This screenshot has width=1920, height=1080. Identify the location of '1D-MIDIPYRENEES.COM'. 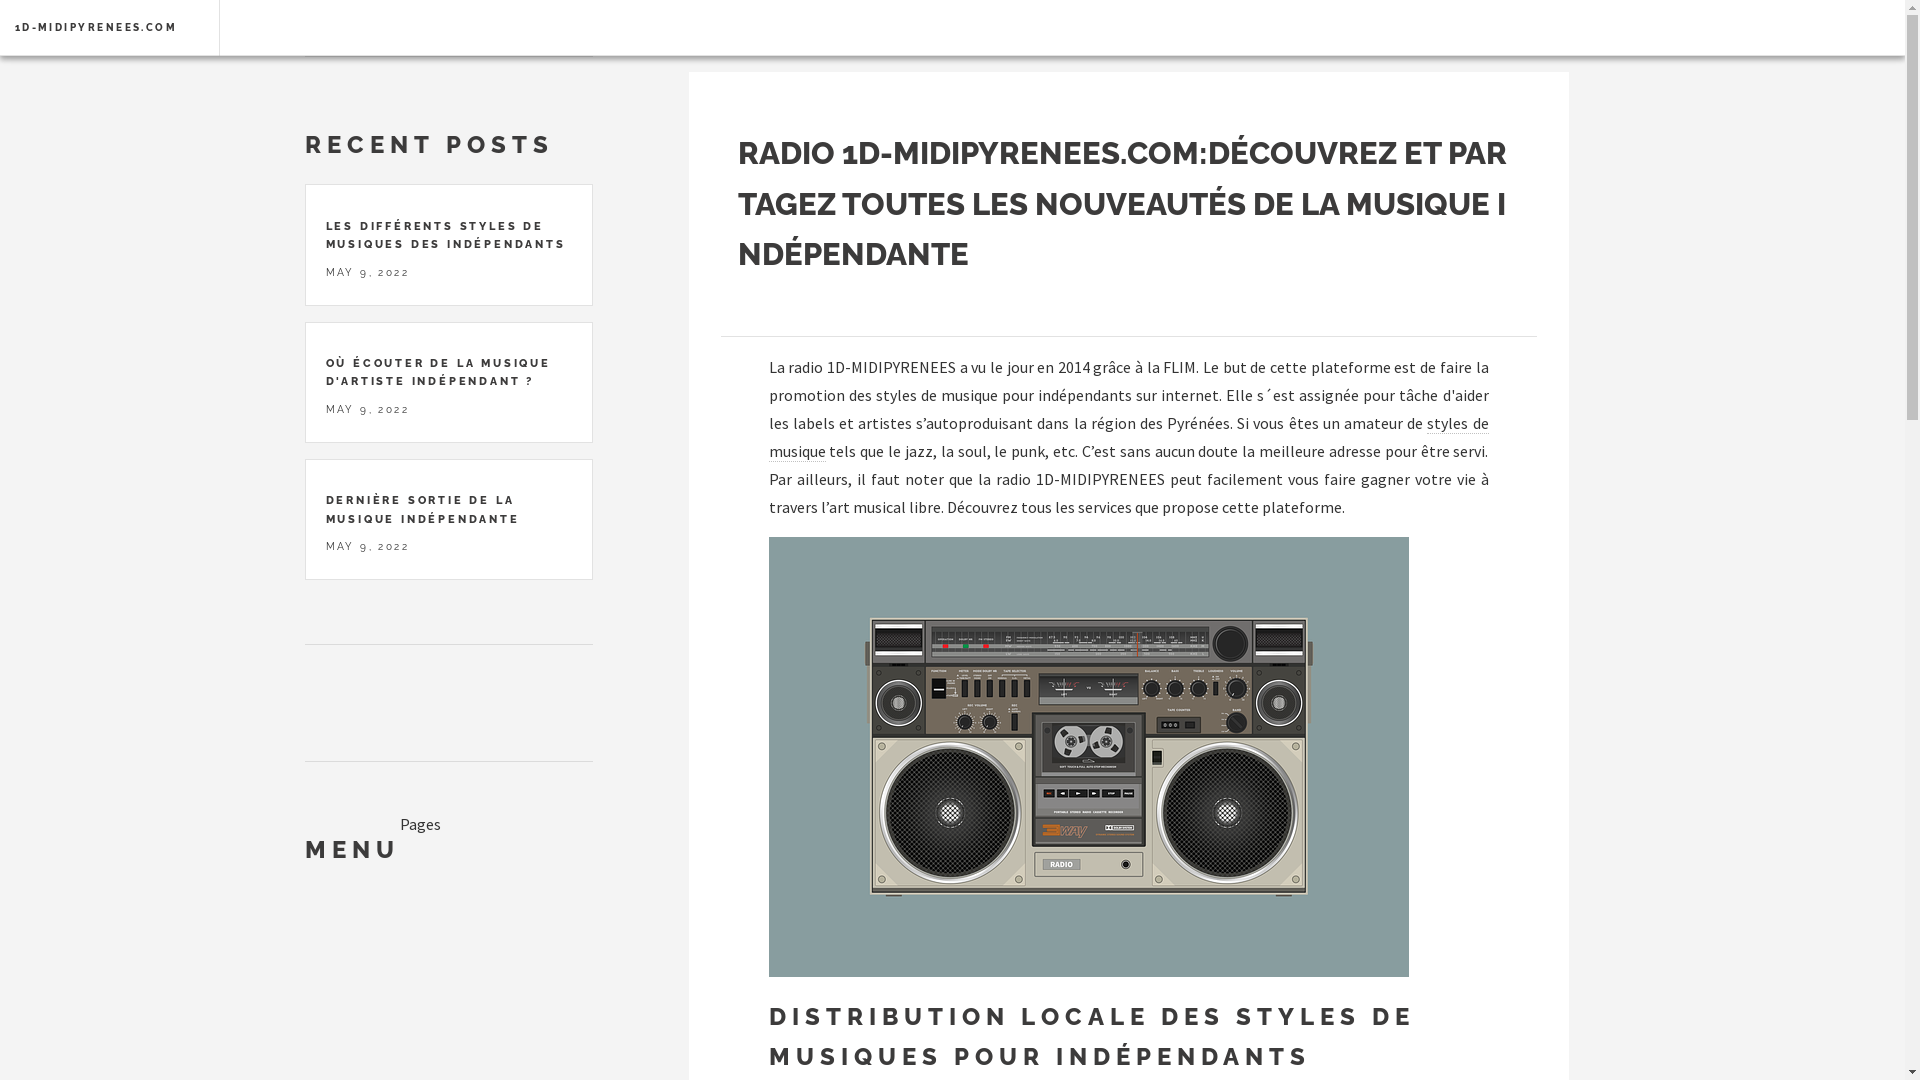
(95, 27).